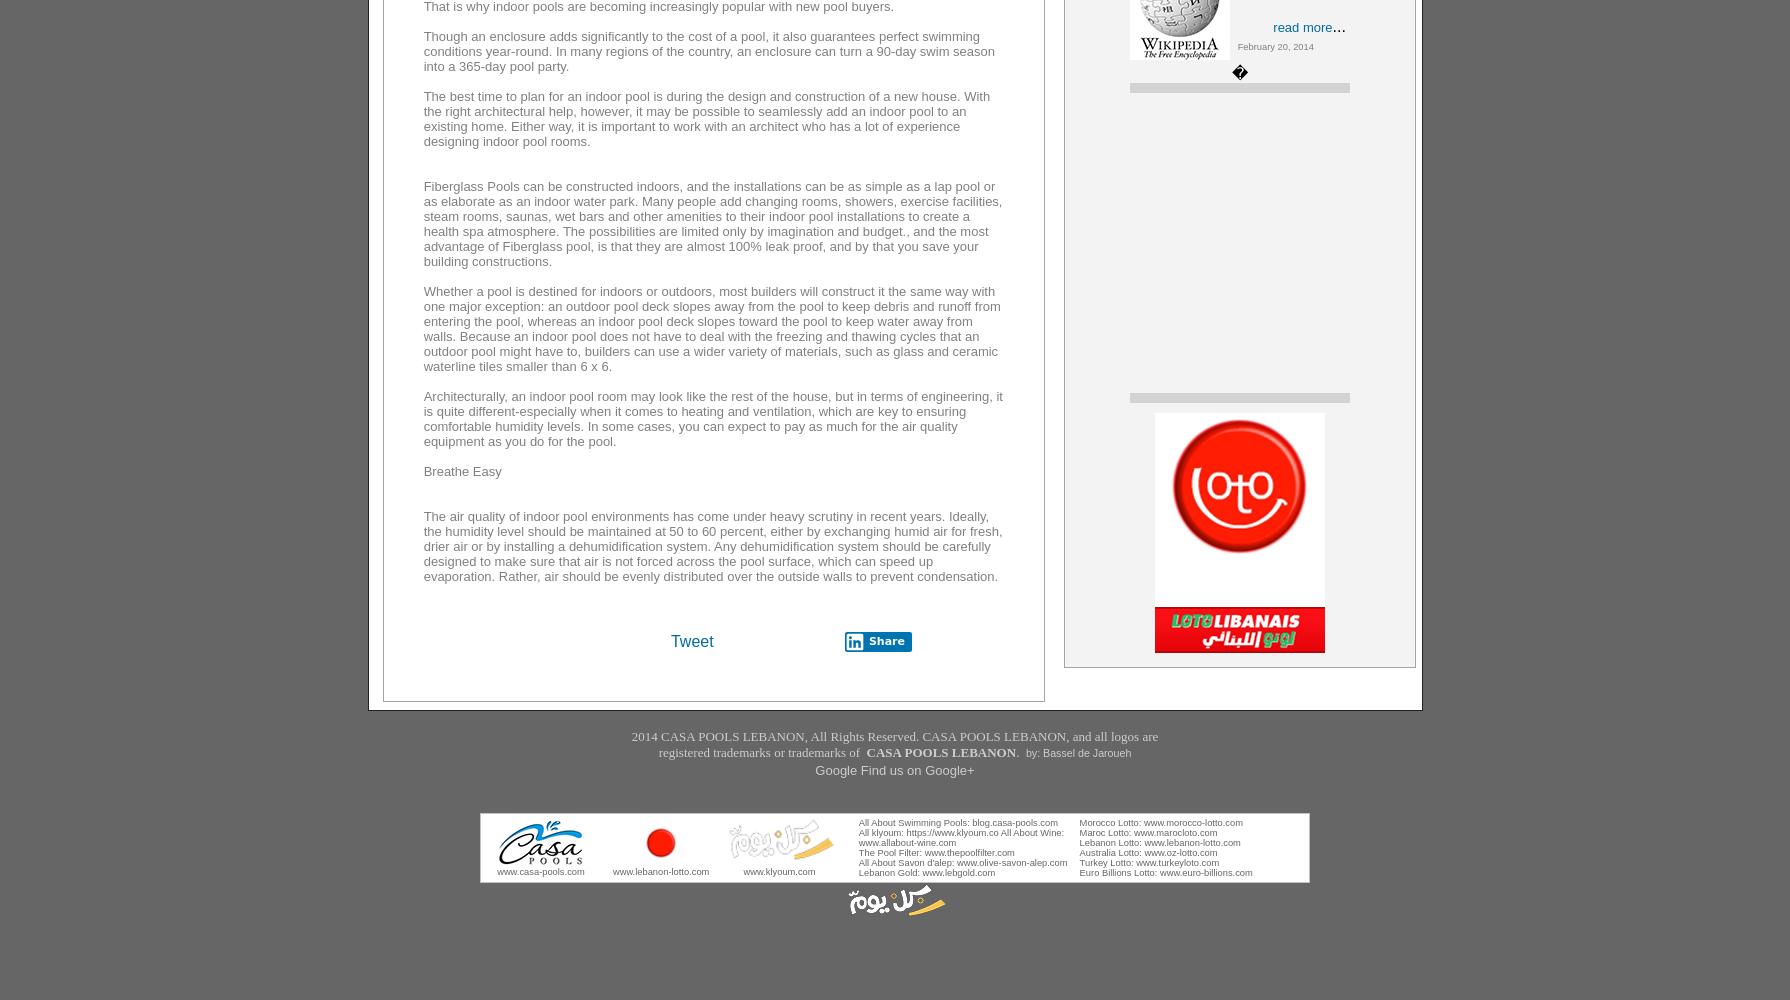  I want to click on 'registered
	trademarks or trademarks of', so click(761, 752).